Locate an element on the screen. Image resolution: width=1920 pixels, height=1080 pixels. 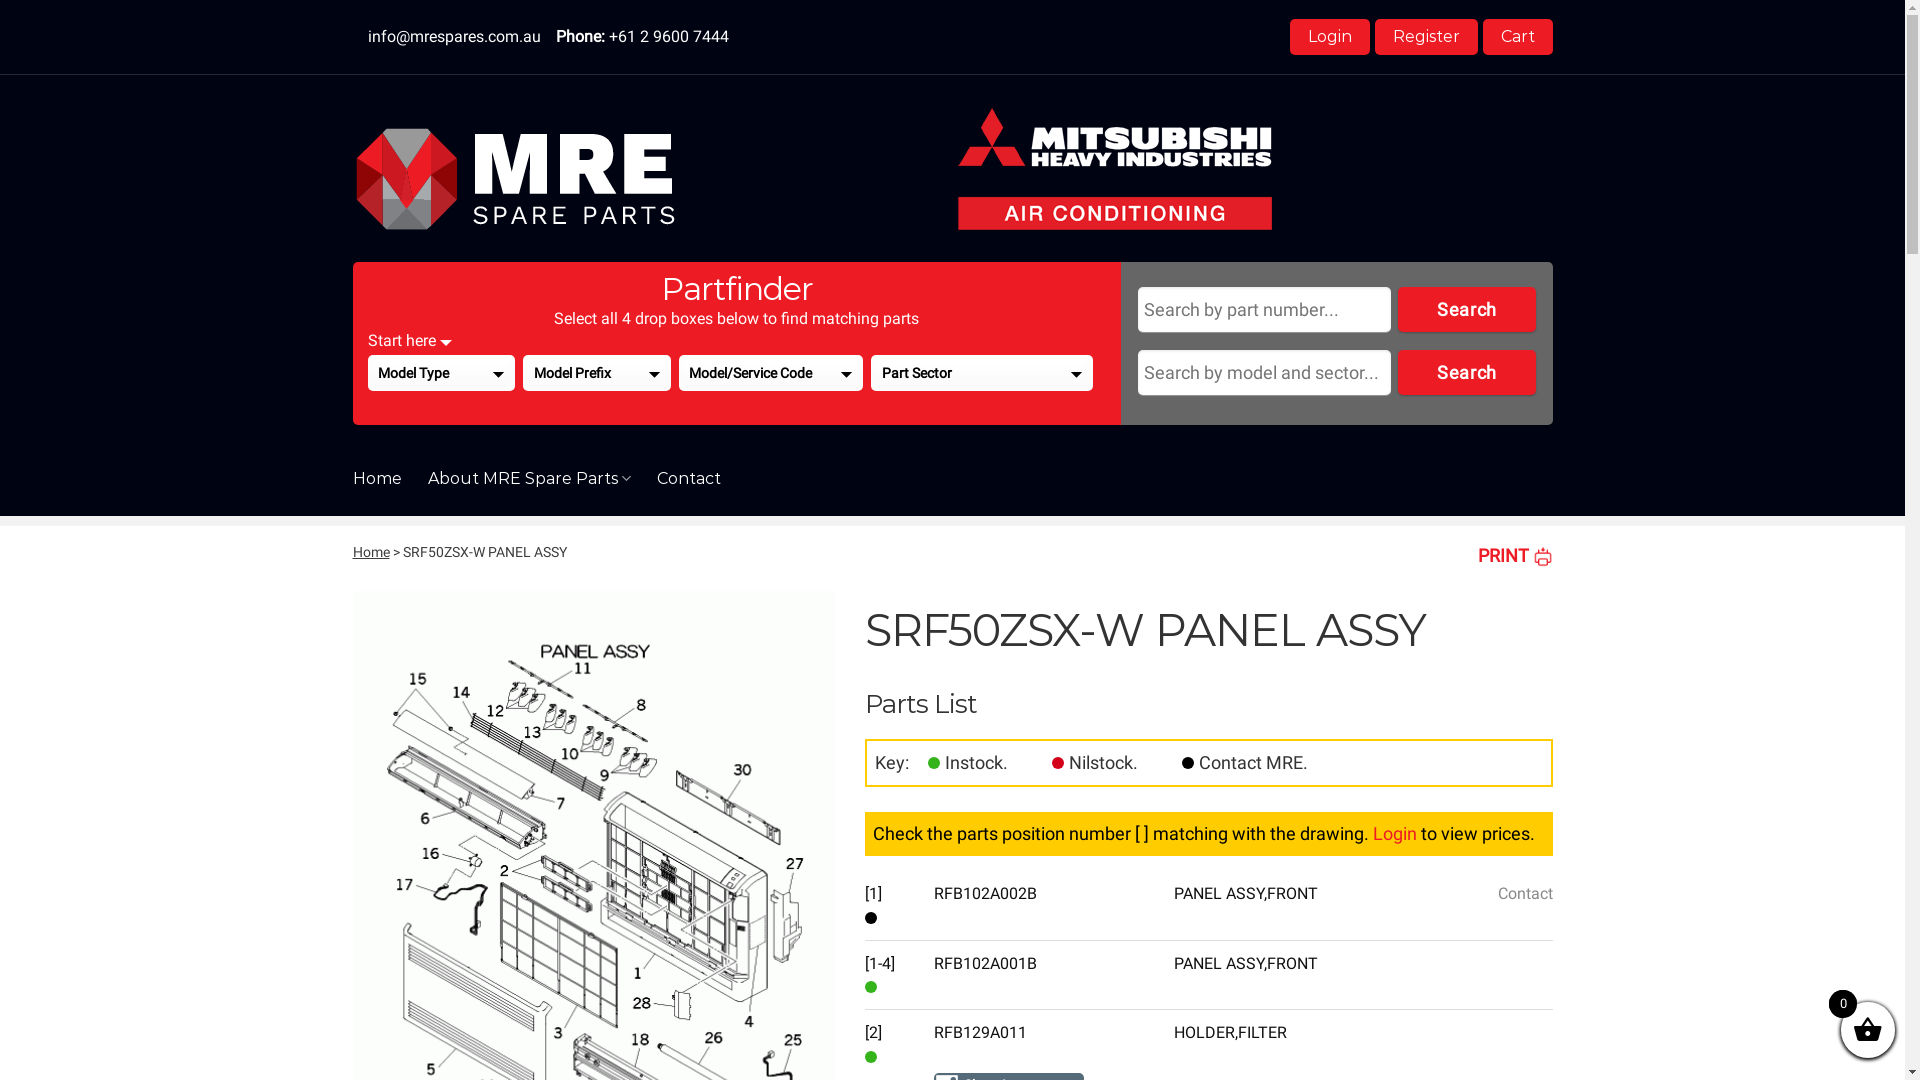
'Register' is located at coordinates (1424, 37).